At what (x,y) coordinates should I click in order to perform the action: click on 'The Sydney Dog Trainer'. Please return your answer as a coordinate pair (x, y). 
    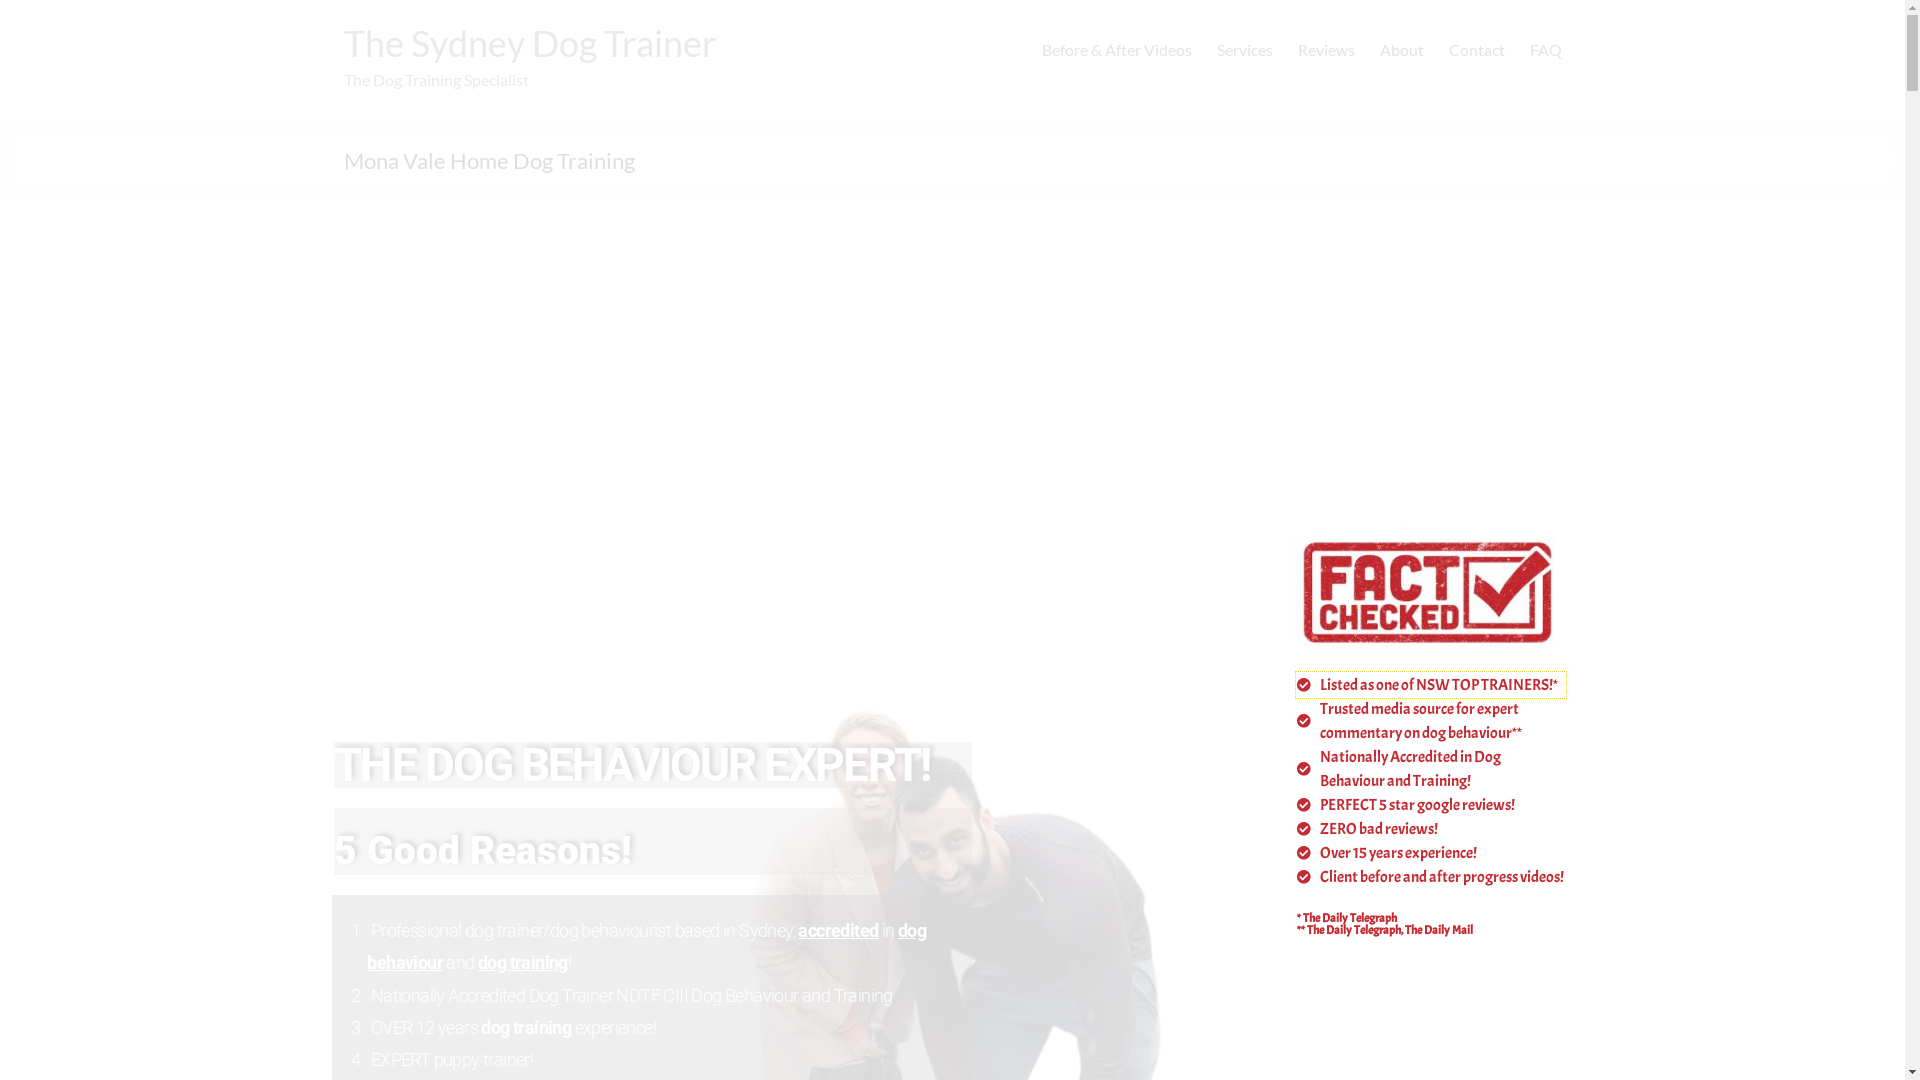
    Looking at the image, I should click on (530, 42).